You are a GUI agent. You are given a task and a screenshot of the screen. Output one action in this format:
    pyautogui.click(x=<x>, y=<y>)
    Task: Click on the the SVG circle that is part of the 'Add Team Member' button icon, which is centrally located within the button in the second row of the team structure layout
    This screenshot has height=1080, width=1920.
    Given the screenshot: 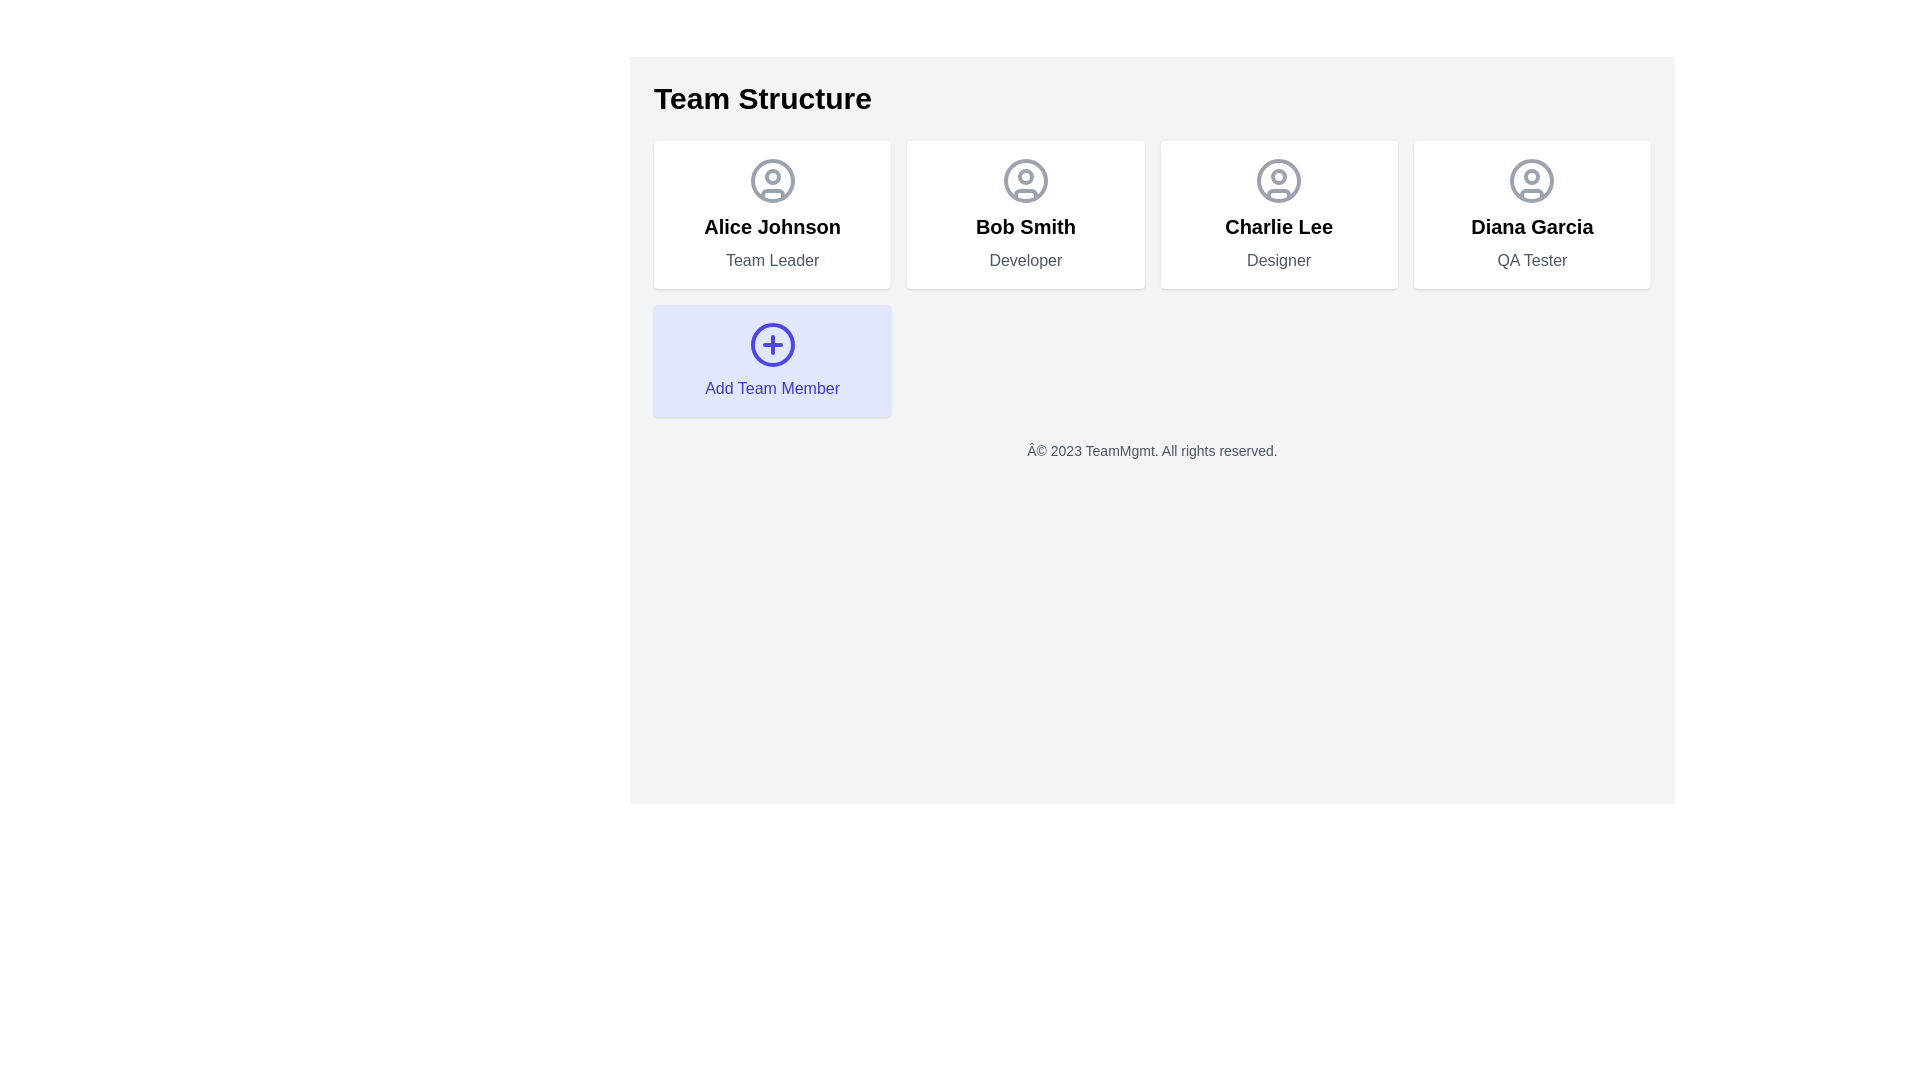 What is the action you would take?
    pyautogui.click(x=771, y=343)
    